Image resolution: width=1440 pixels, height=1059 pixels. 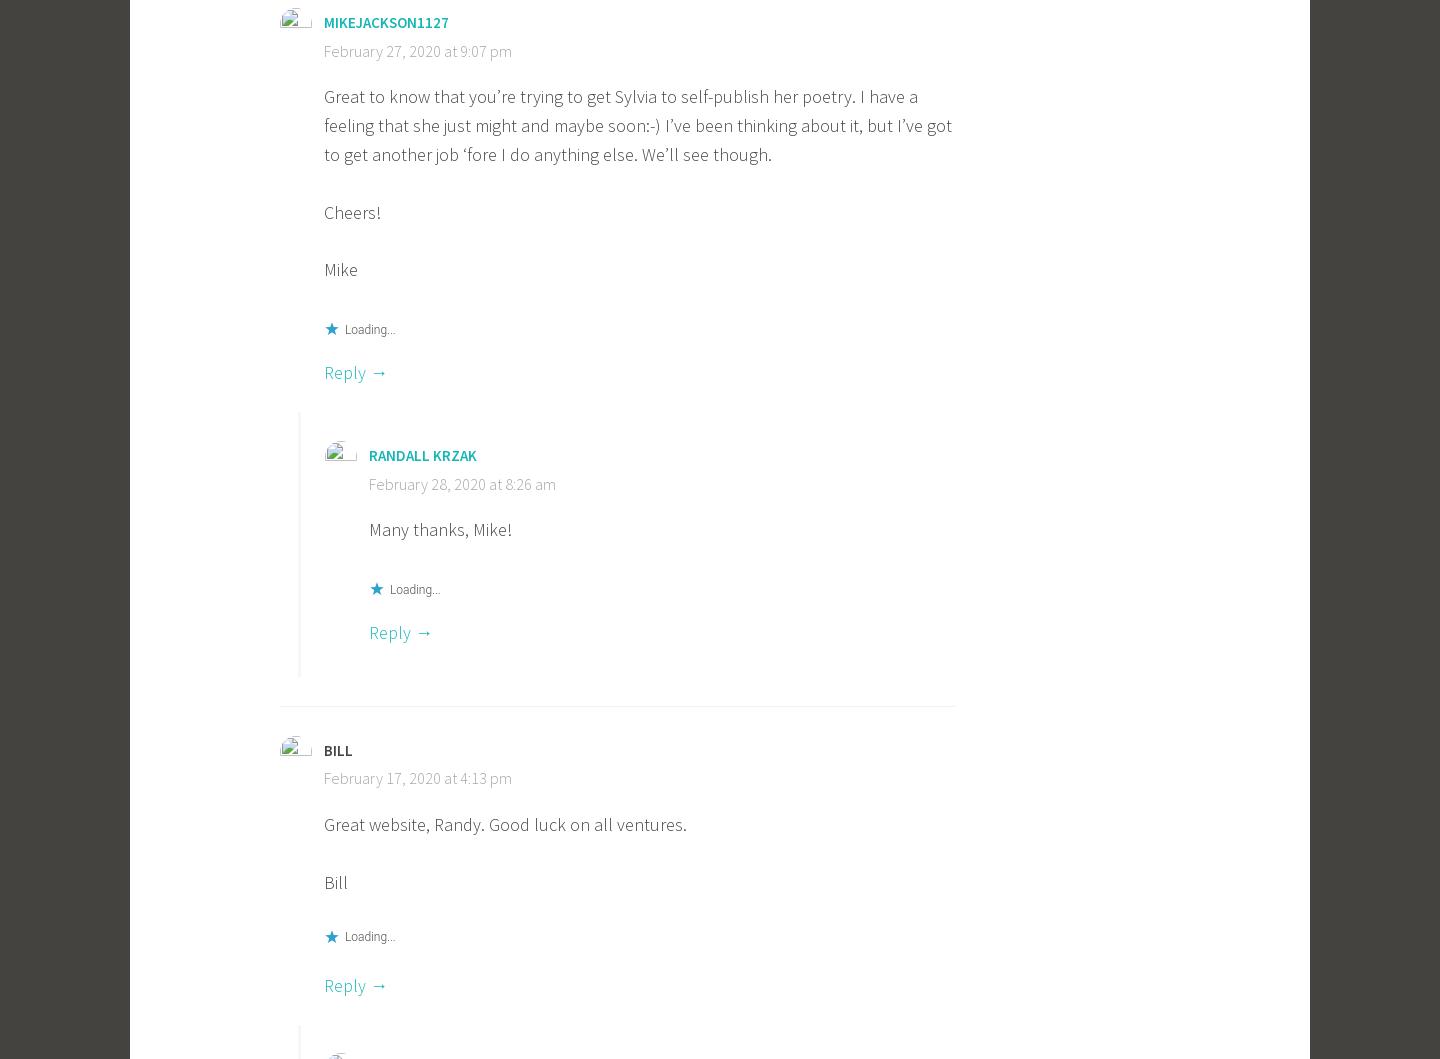 I want to click on 'Randall Krzak', so click(x=422, y=454).